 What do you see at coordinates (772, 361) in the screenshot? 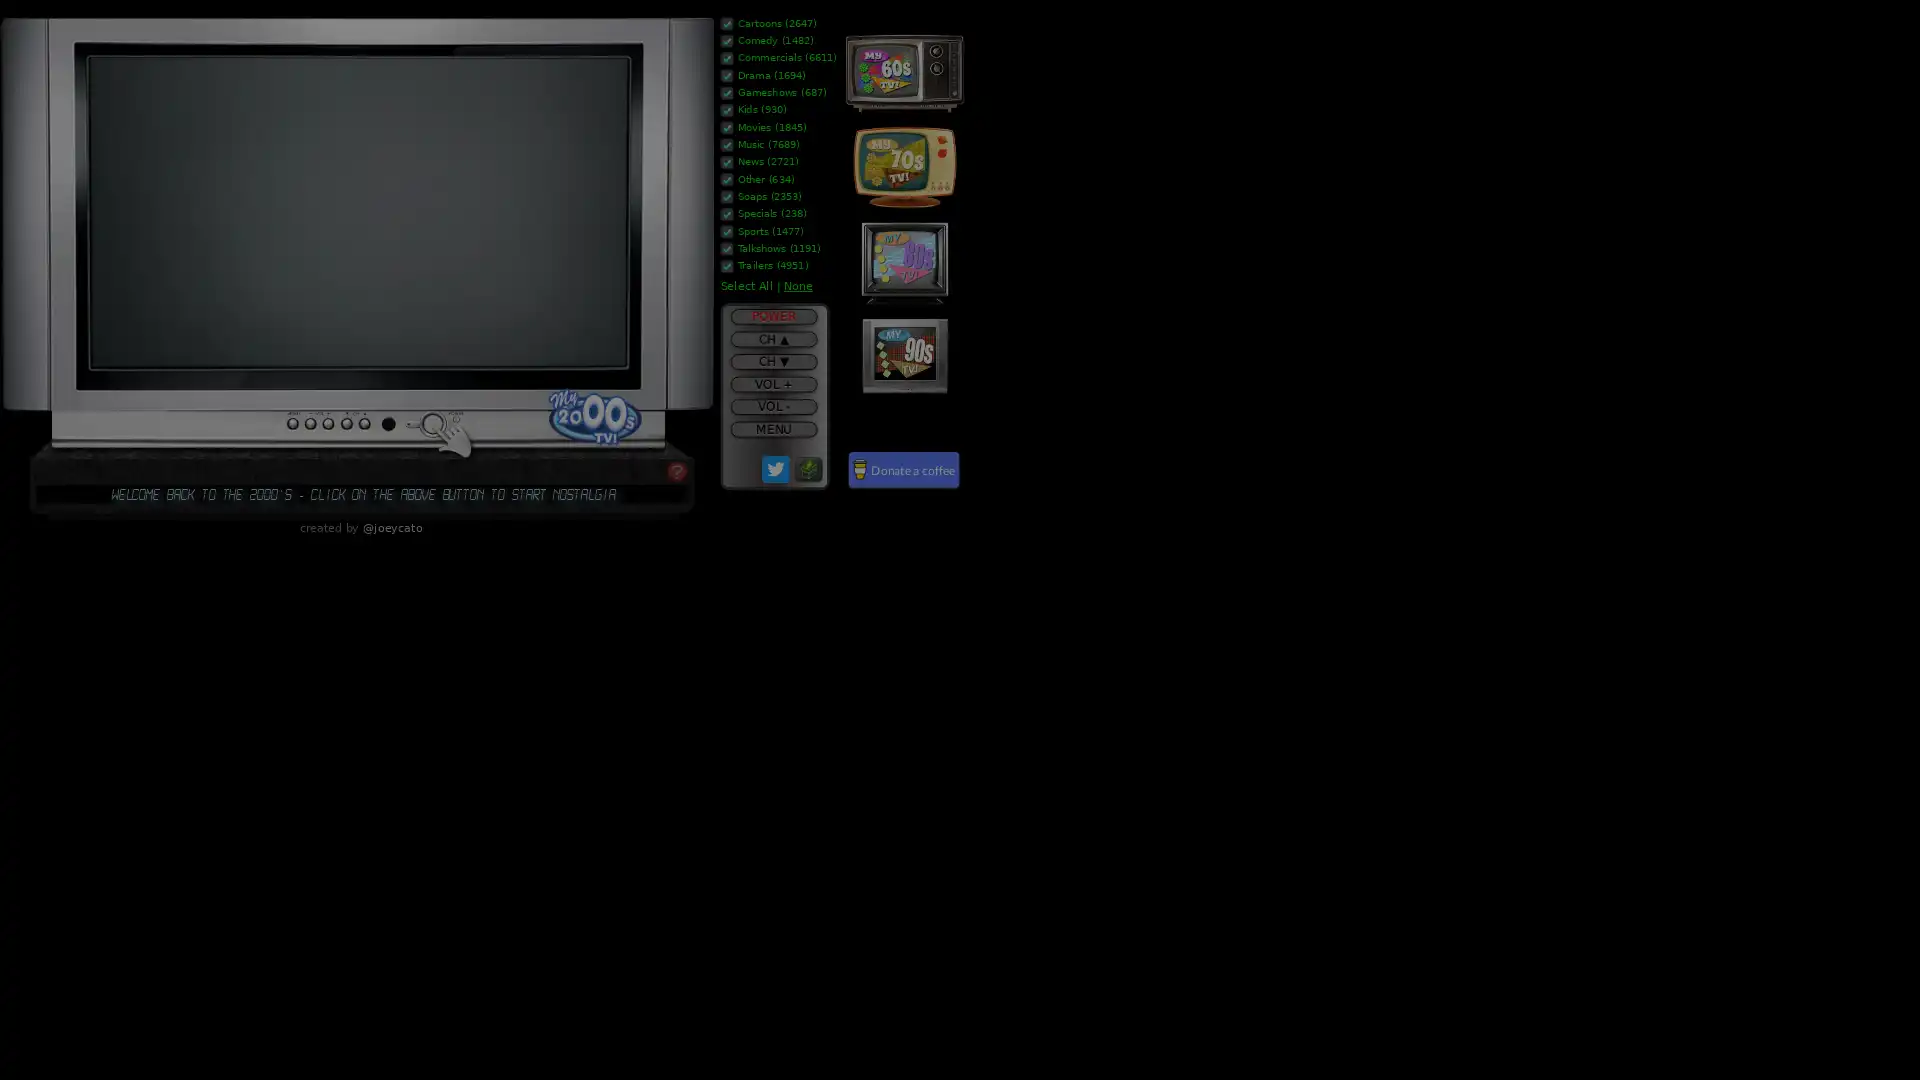
I see `CH` at bounding box center [772, 361].